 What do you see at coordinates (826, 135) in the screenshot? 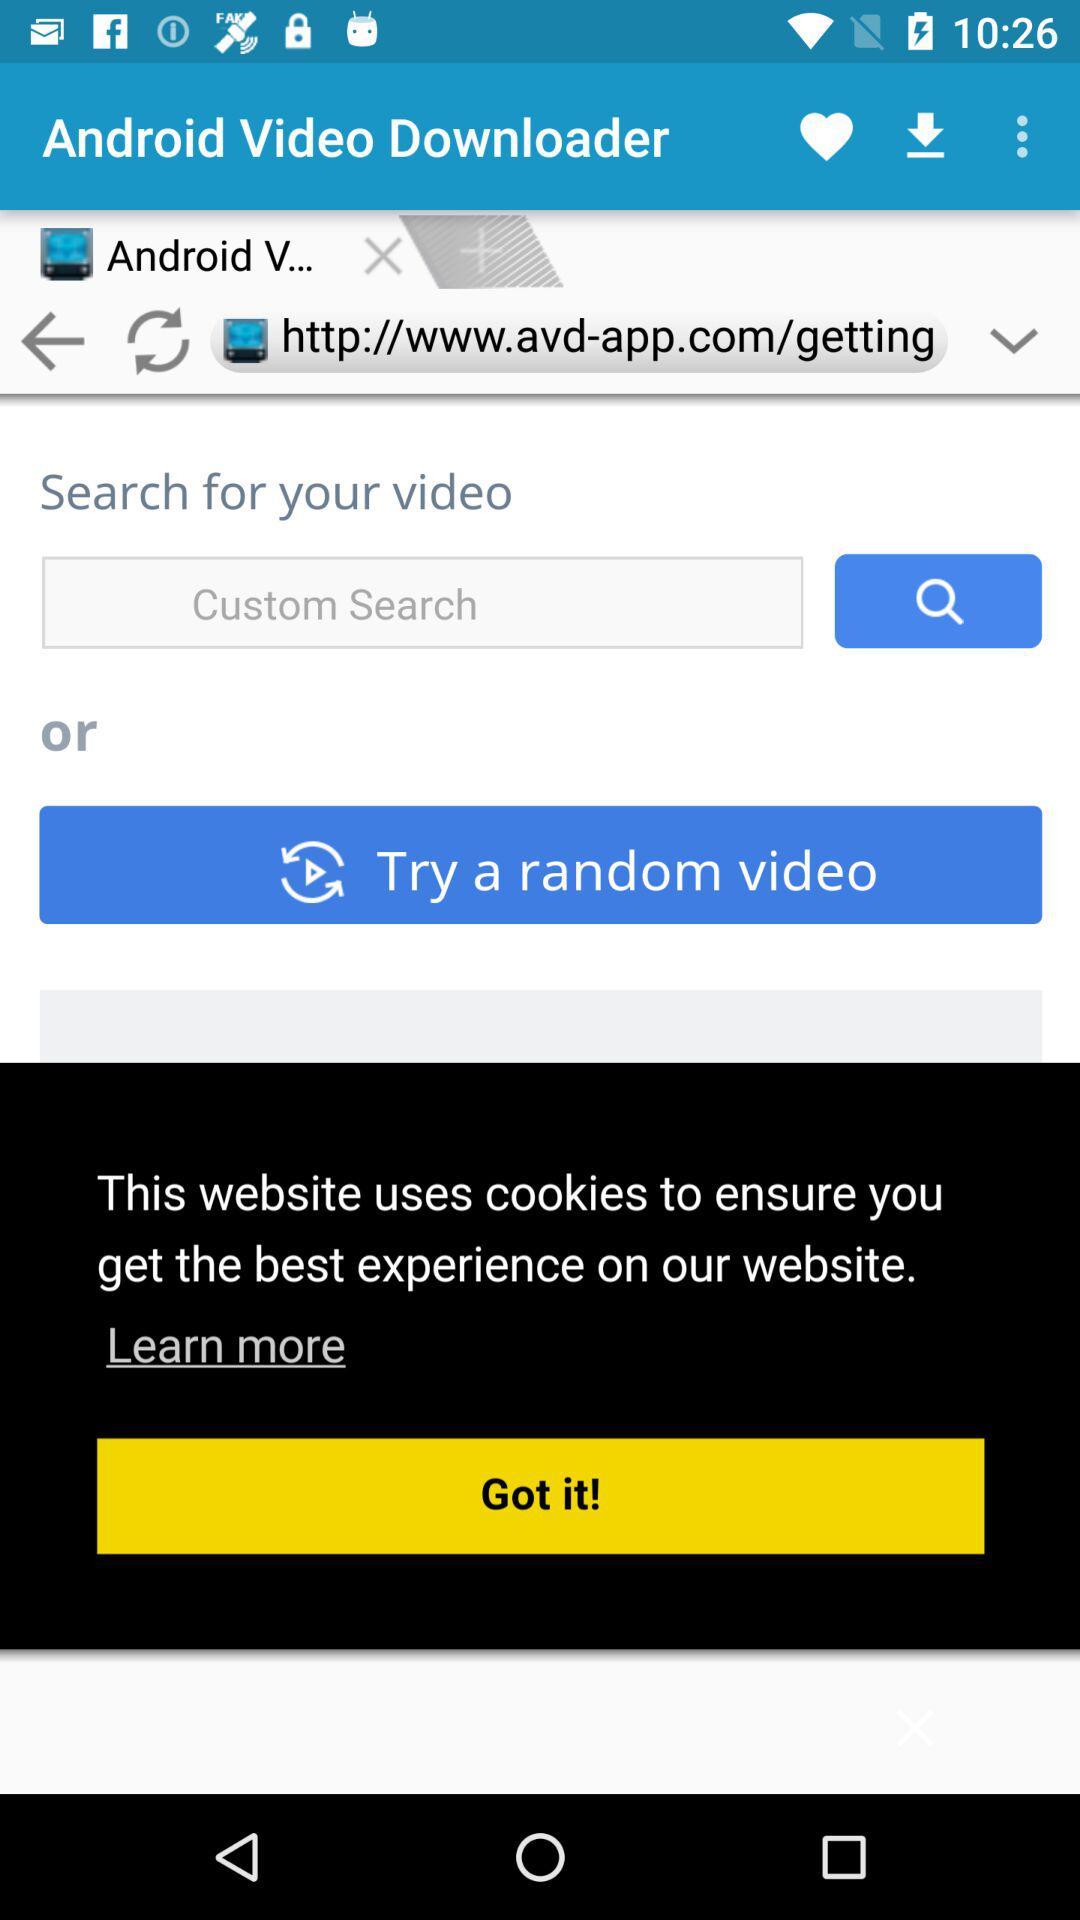
I see `the favorites icon` at bounding box center [826, 135].